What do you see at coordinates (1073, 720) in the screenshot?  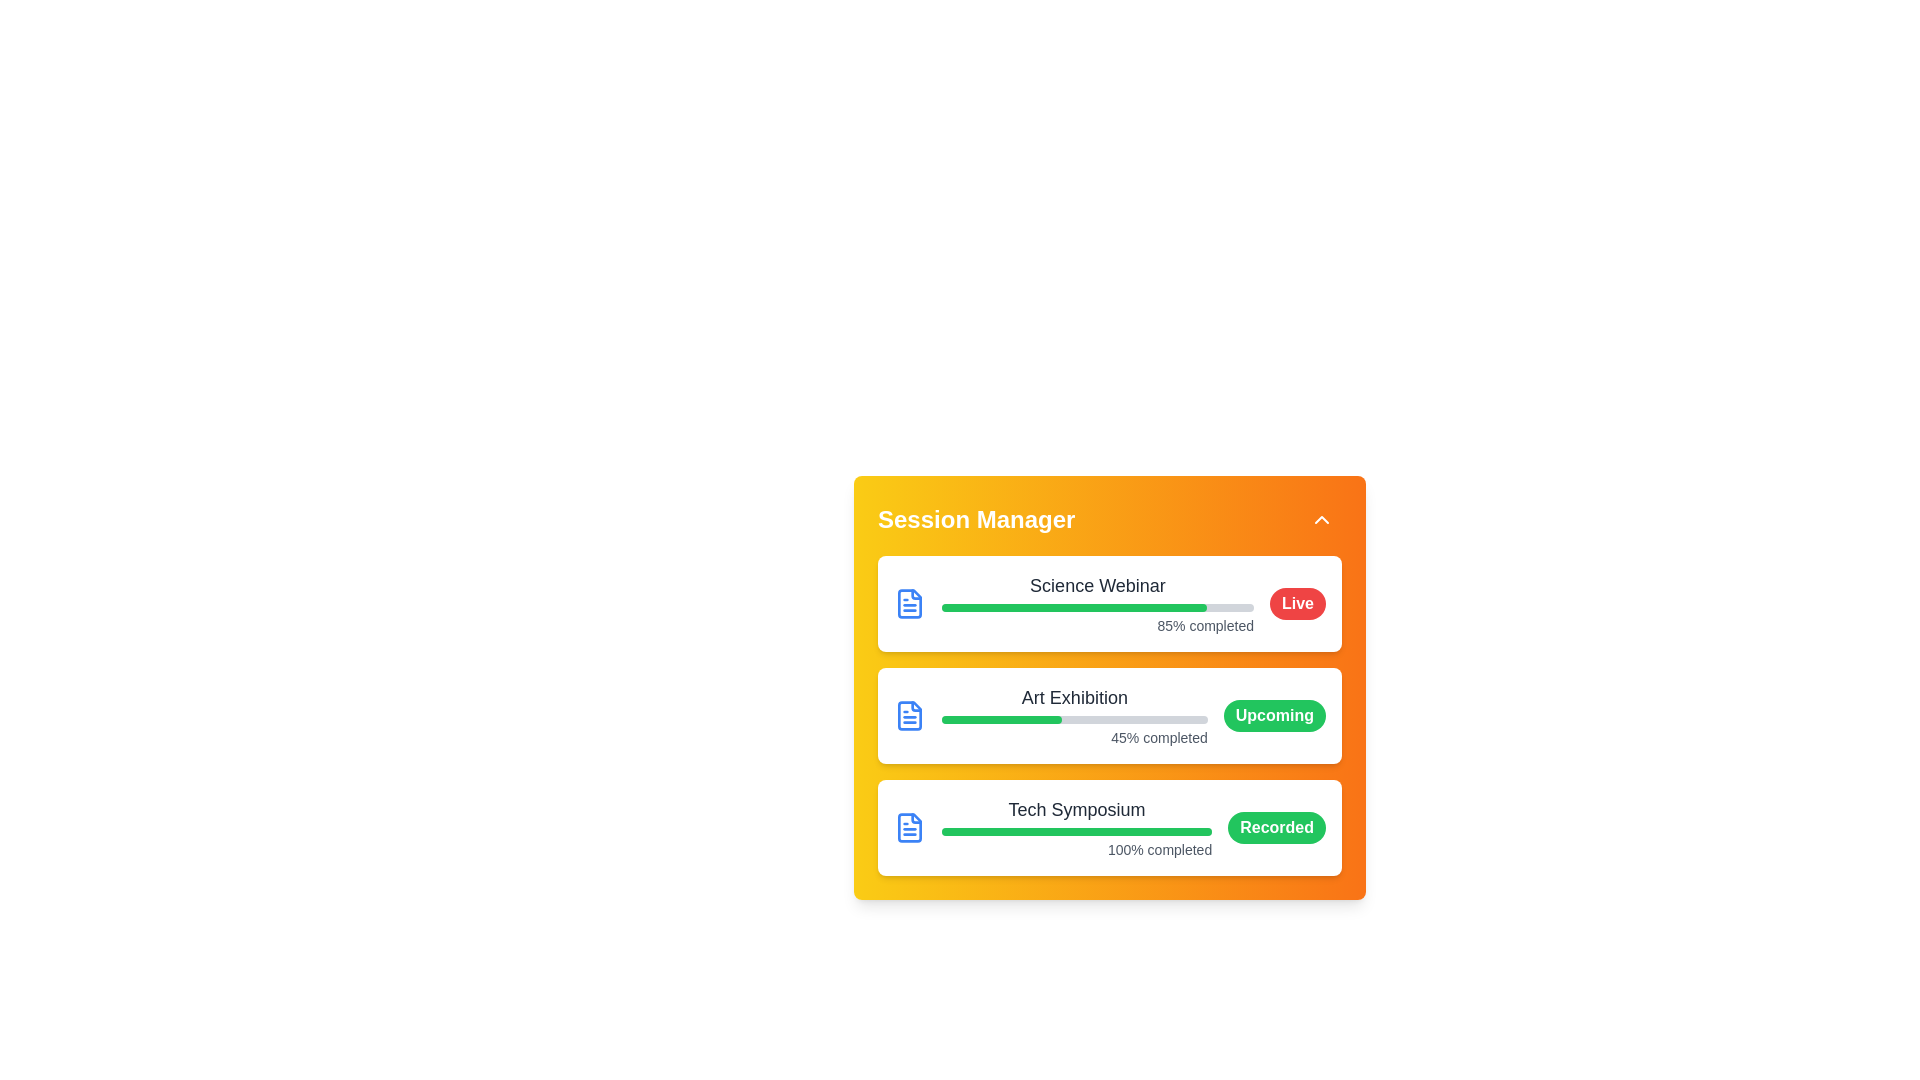 I see `the horizontal progress bar located within the 'Art Exhibition' card, which has a gray background and a green-filled section extending up to 45%` at bounding box center [1073, 720].